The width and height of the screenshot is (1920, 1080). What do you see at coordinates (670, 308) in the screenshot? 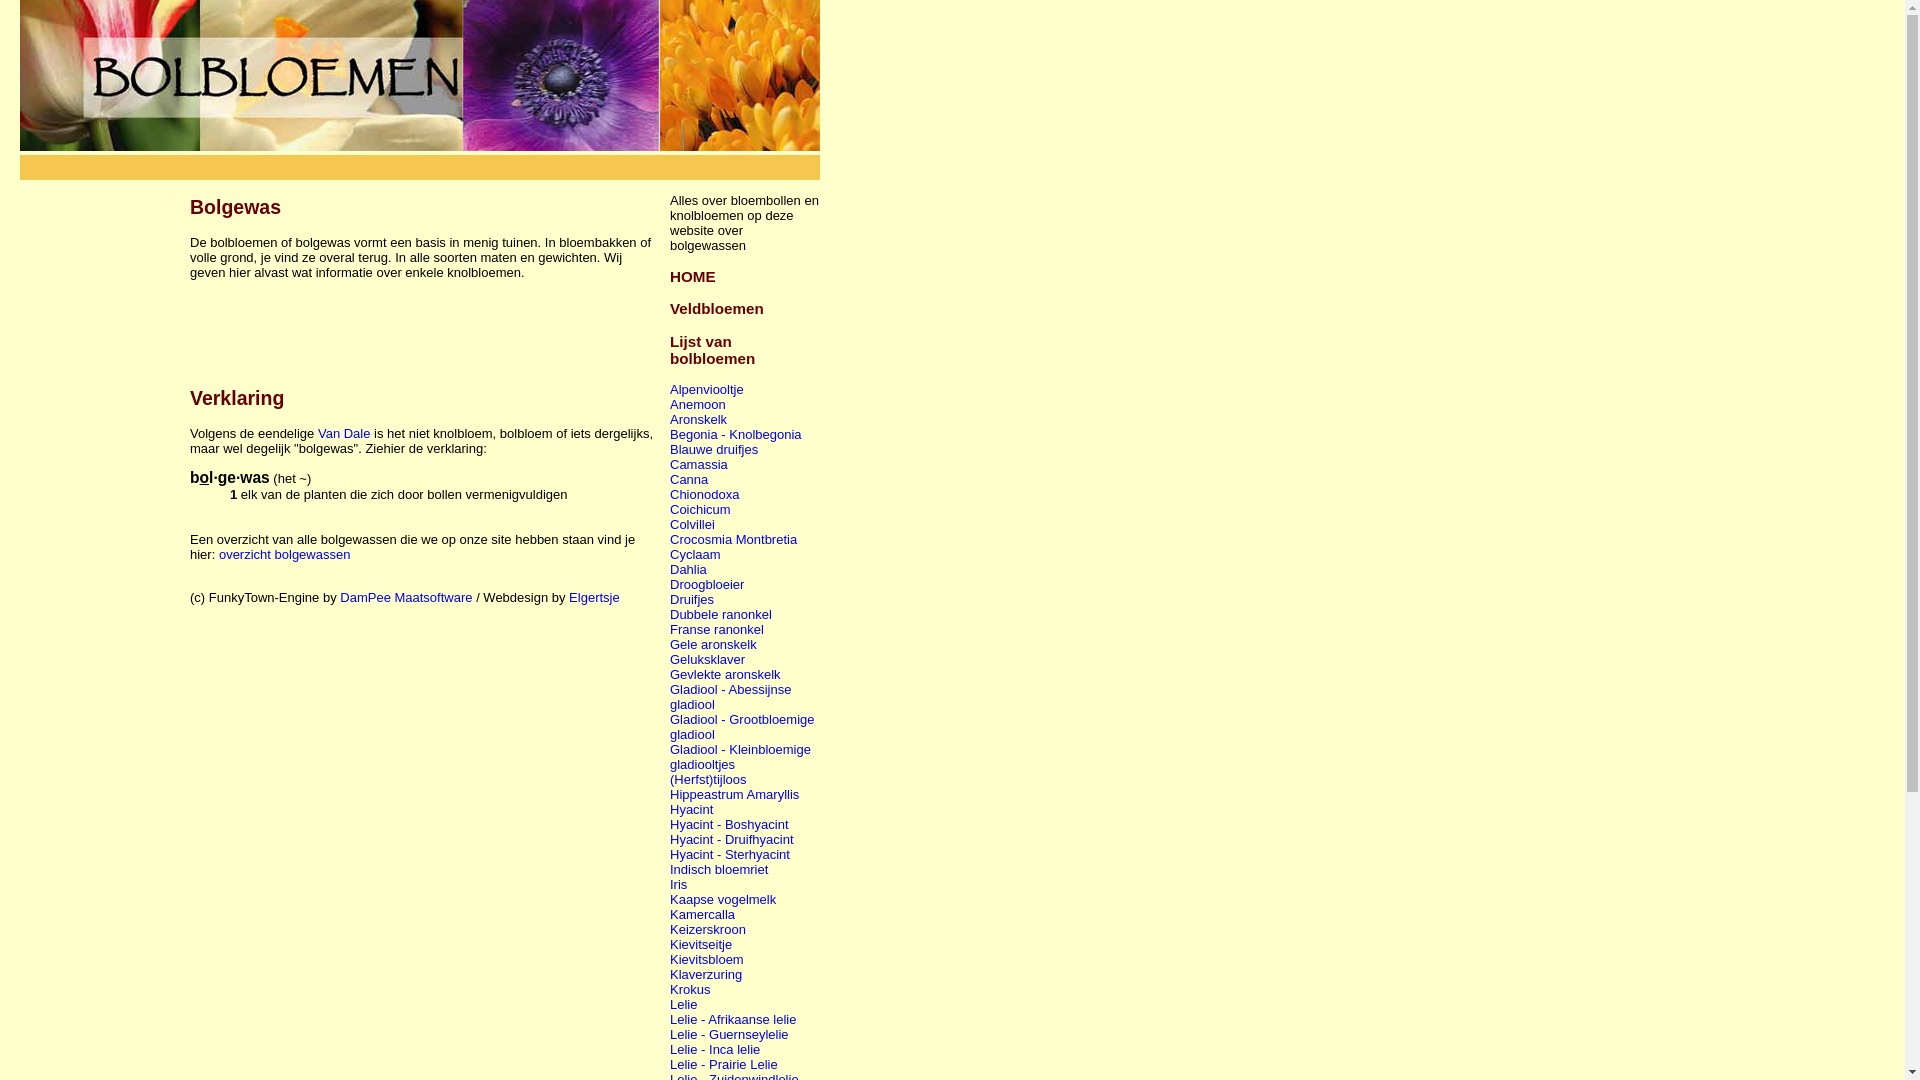
I see `'Veldbloemen'` at bounding box center [670, 308].